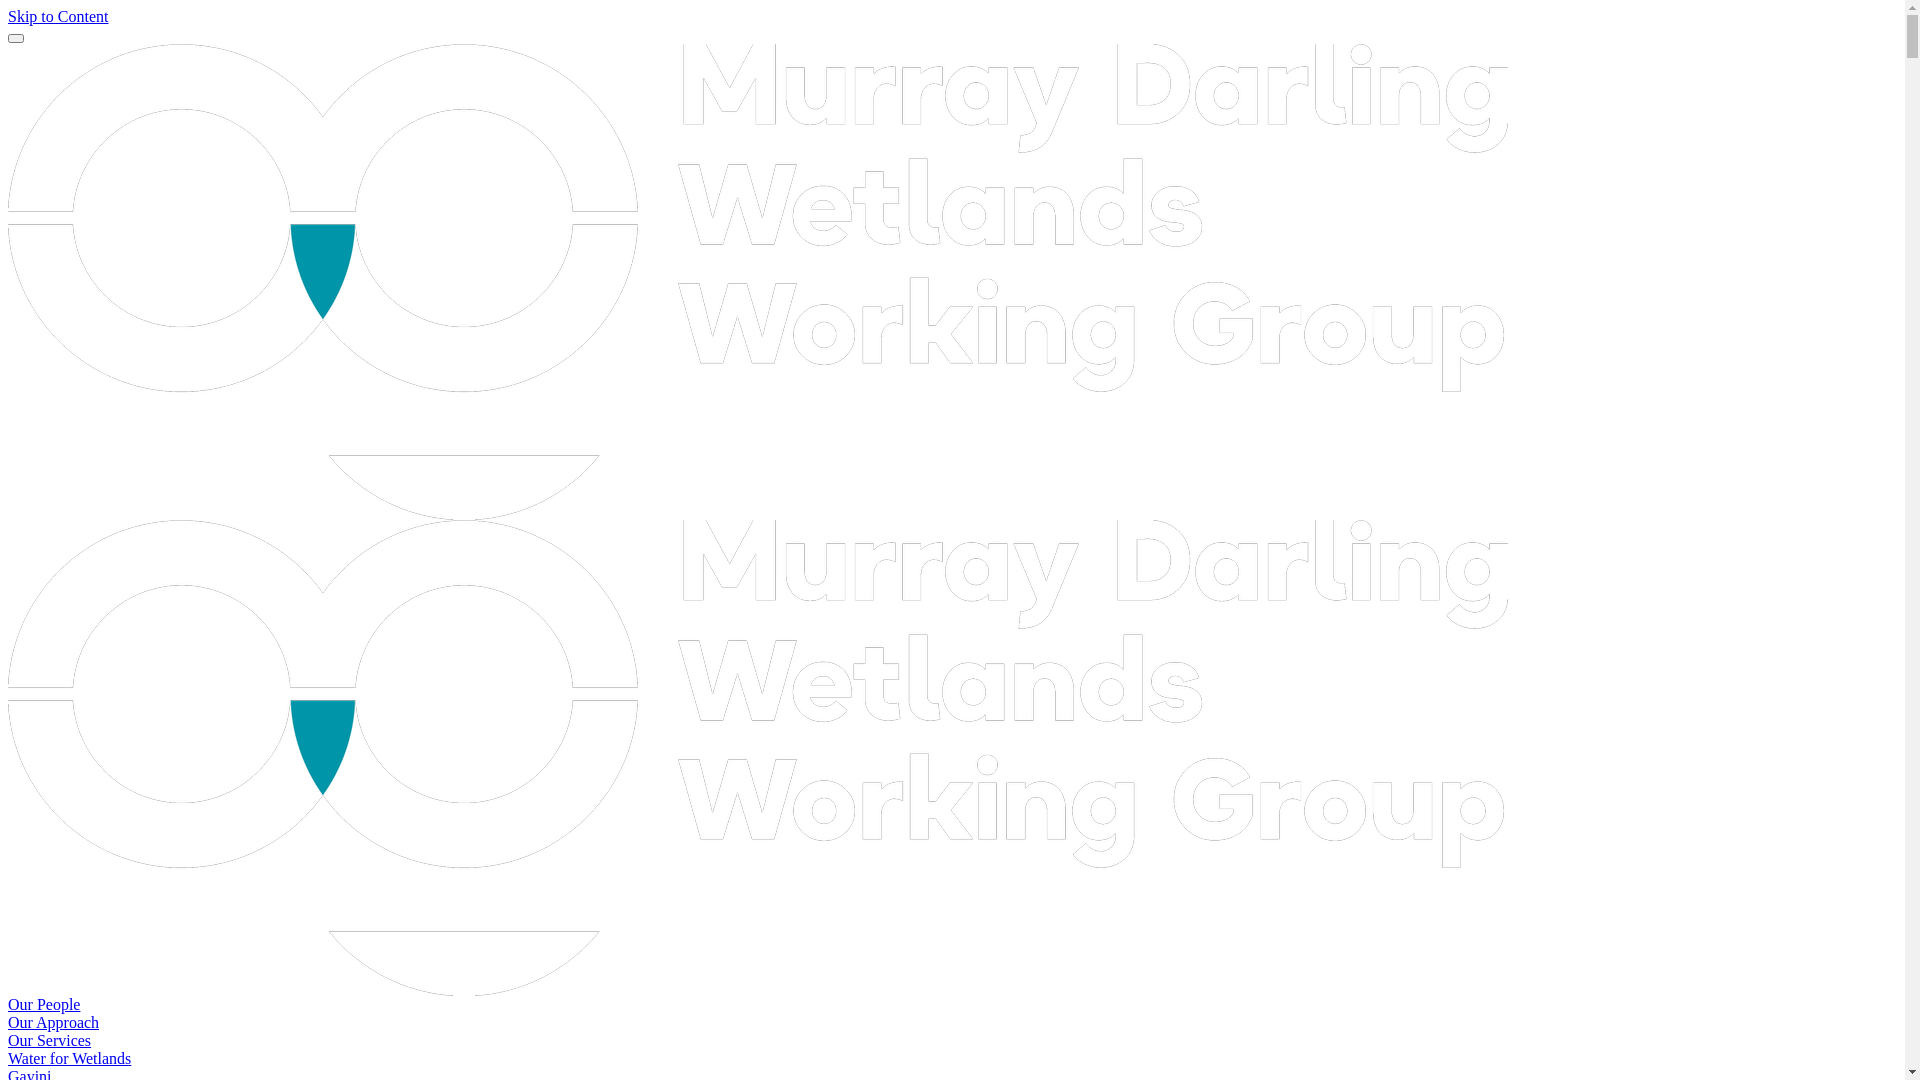  Describe the element at coordinates (53, 1022) in the screenshot. I see `'Our Approach'` at that location.